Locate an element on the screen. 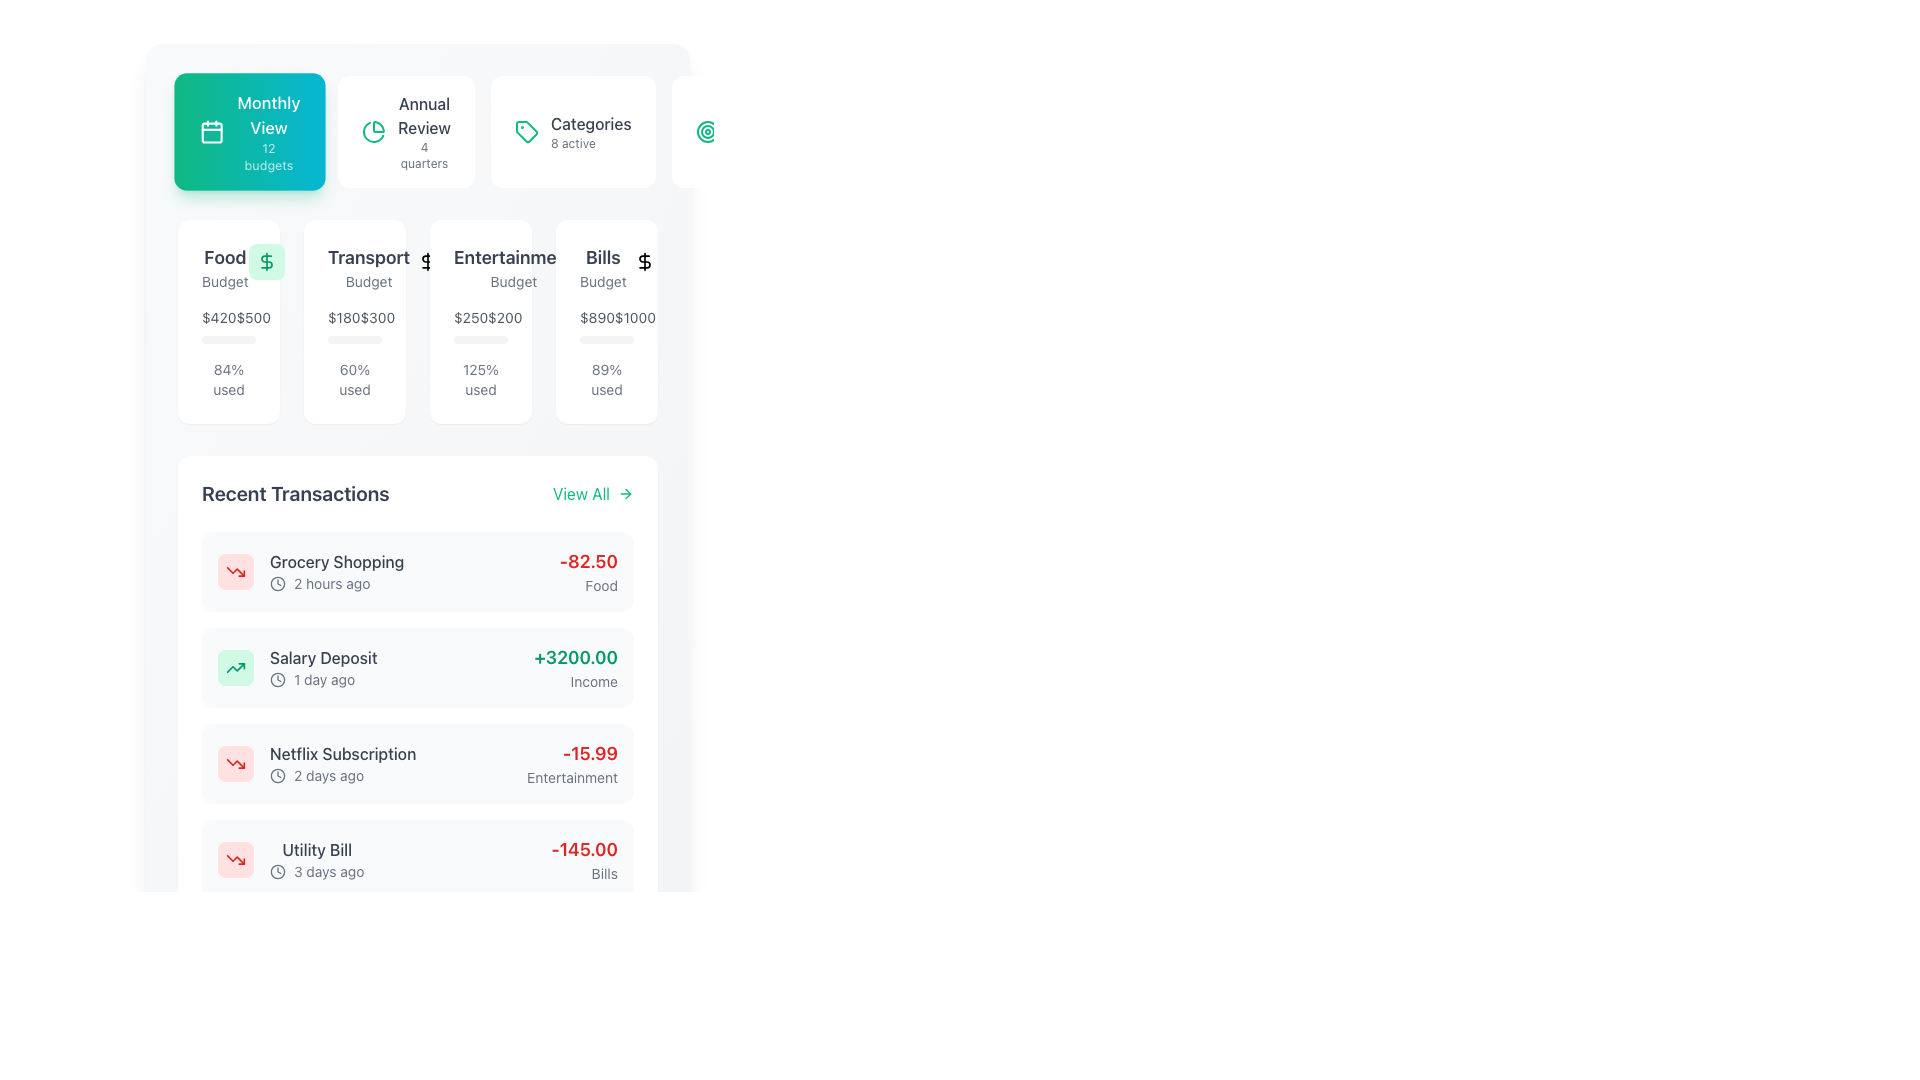 This screenshot has width=1920, height=1080. timestamp message '2 hours ago' displayed below the 'Grocery Shopping' label in the 'Recent Transactions' section, which is styled in gray and appears as secondary information is located at coordinates (337, 583).